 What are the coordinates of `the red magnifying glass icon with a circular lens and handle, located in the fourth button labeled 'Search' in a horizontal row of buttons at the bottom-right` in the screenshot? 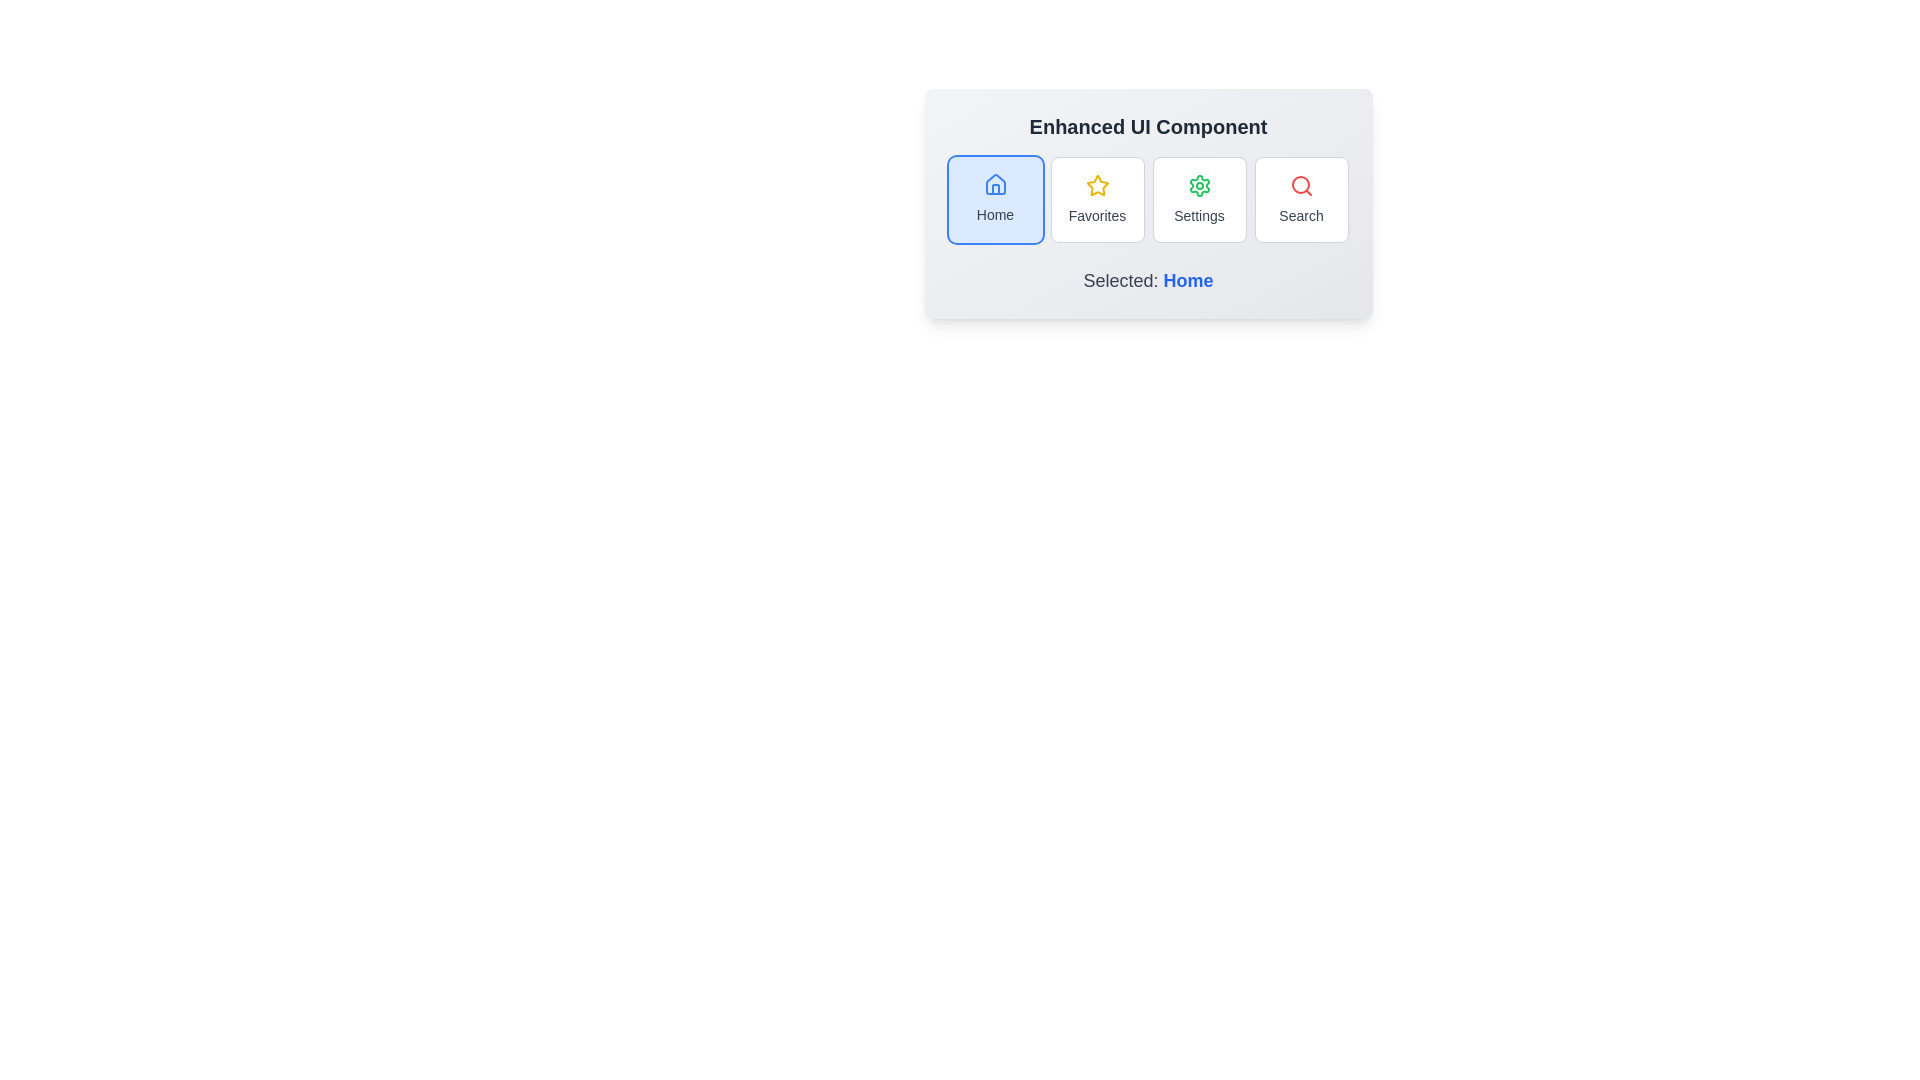 It's located at (1301, 185).